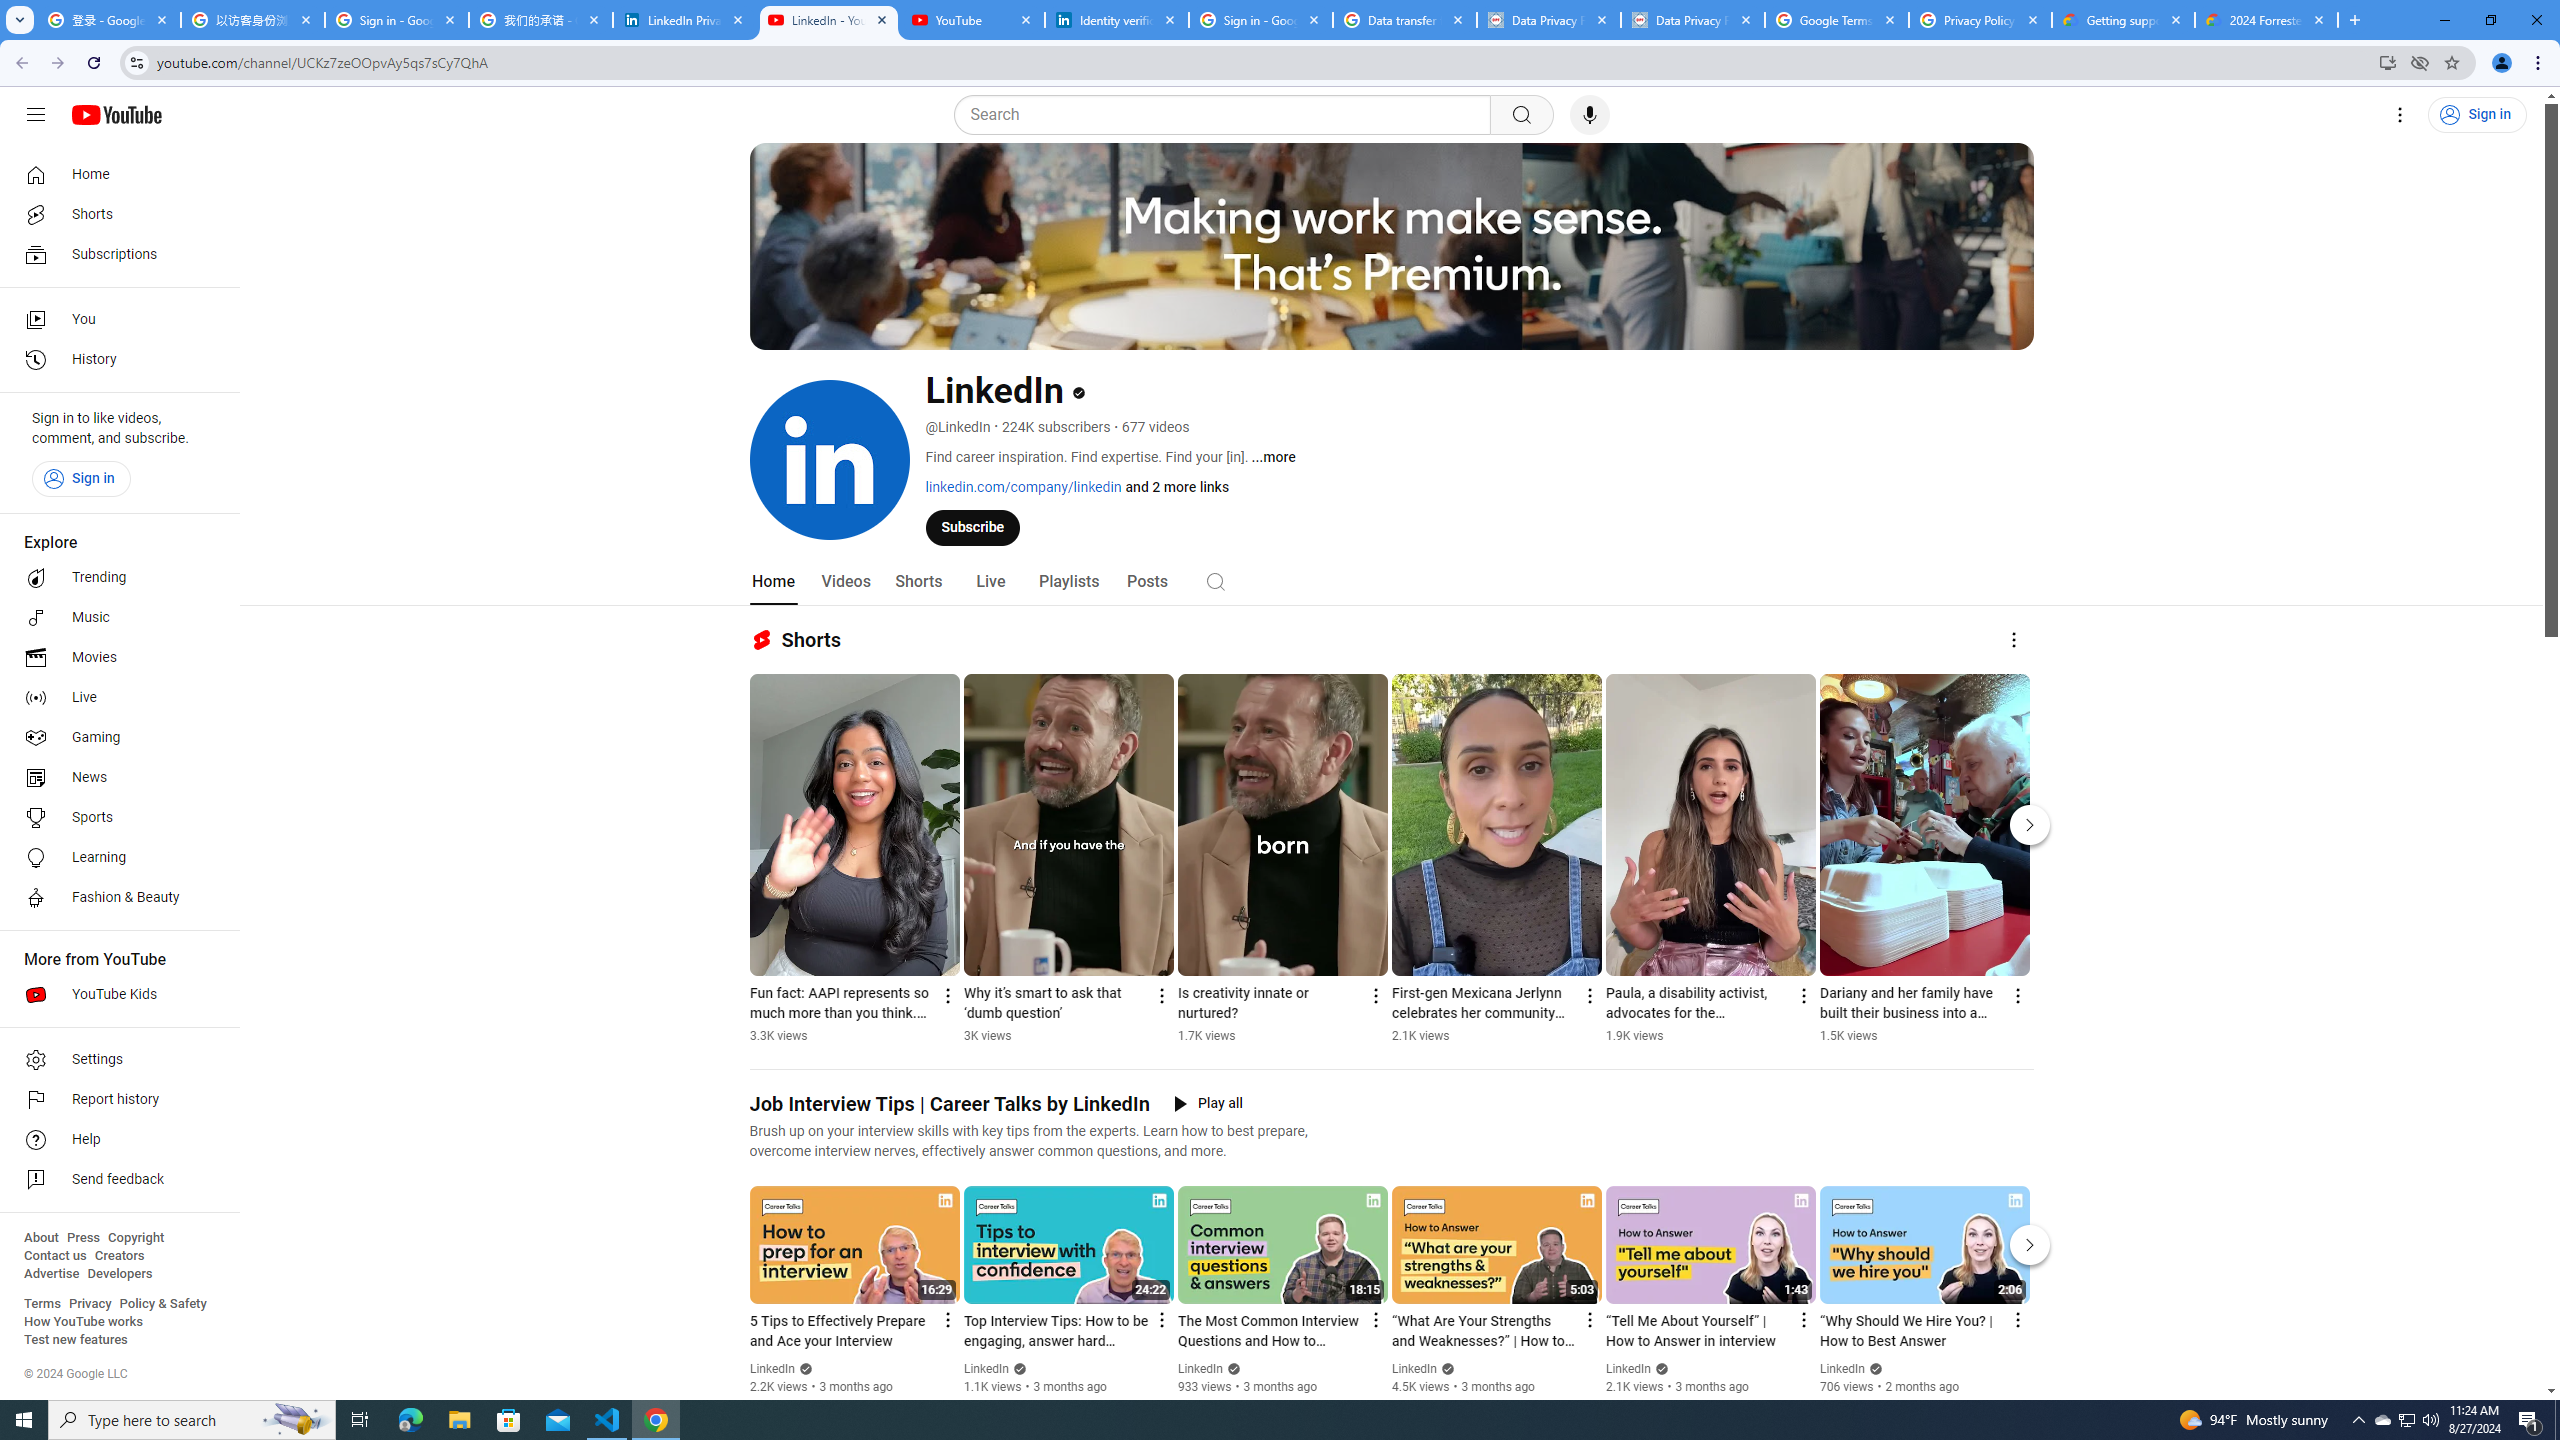 The image size is (2560, 1440). I want to click on 'Guide', so click(34, 114).